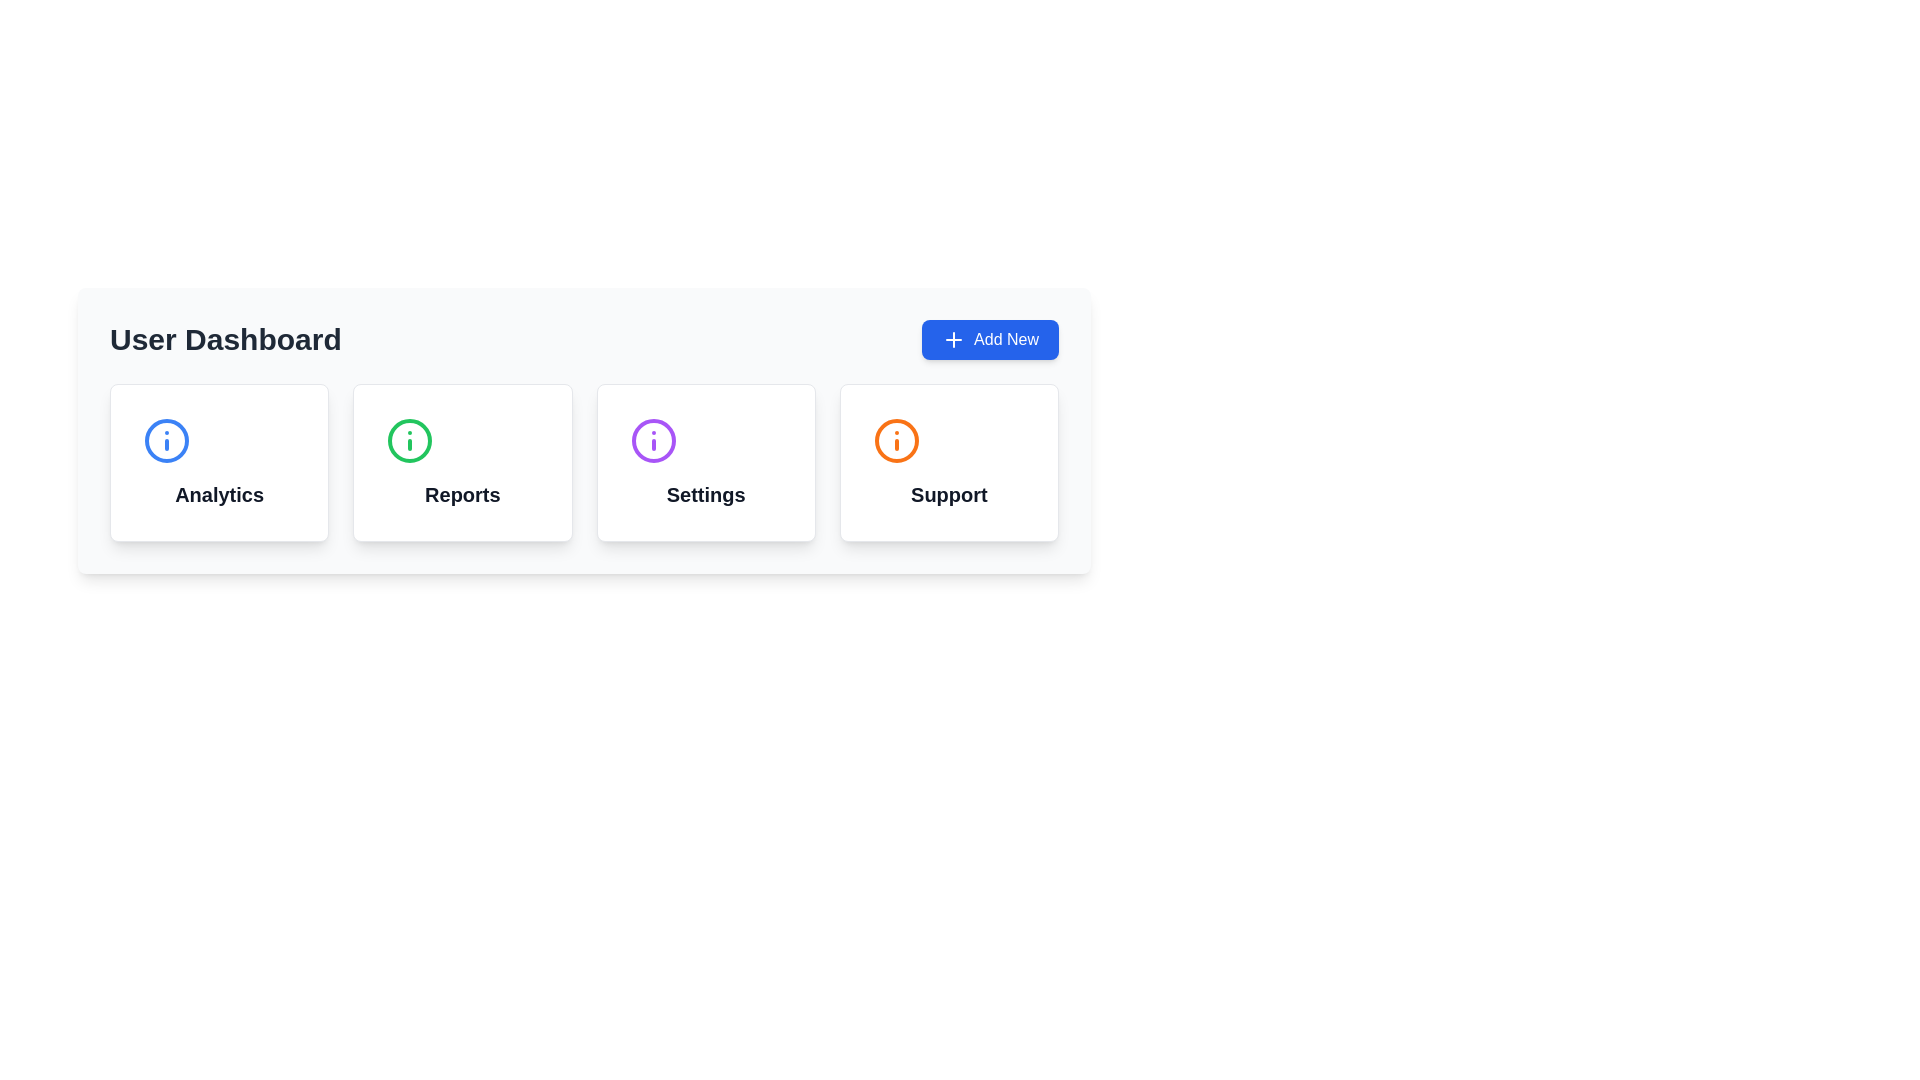  I want to click on the decorative SVG information icon located at the center of the 'Reports' card in the dashboard layout, so click(409, 439).